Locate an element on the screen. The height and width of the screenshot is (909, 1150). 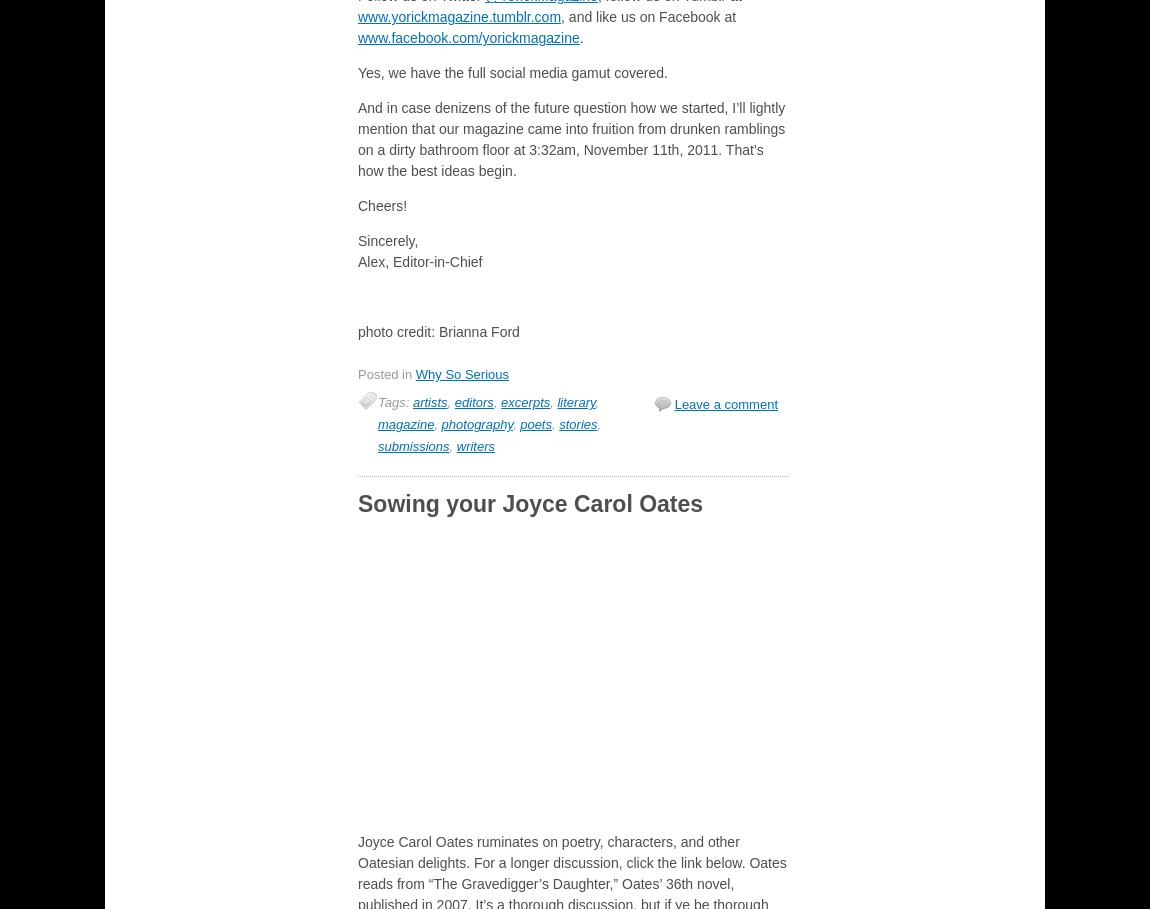
'www.yorickmagazine.tumblr.com' is located at coordinates (459, 15).